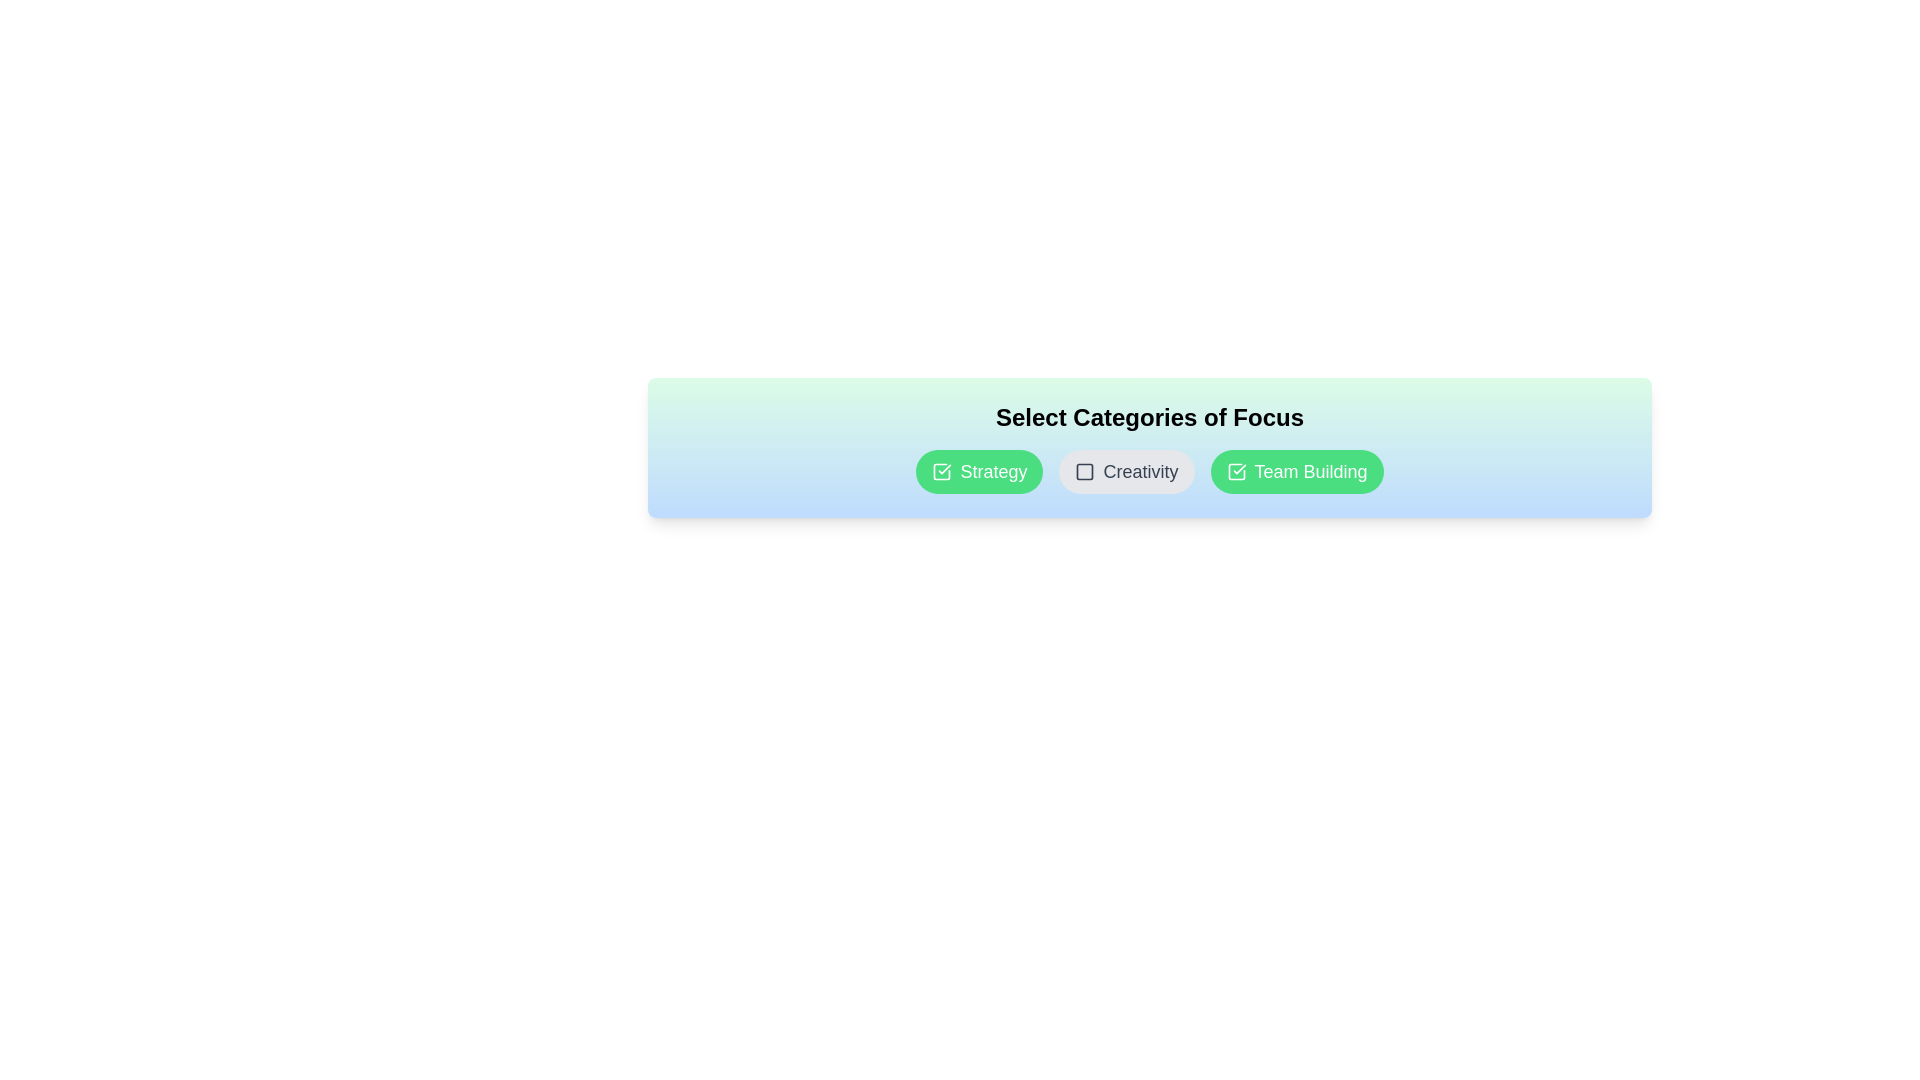 The height and width of the screenshot is (1080, 1920). Describe the element at coordinates (1296, 471) in the screenshot. I see `the chip labeled Team Building` at that location.